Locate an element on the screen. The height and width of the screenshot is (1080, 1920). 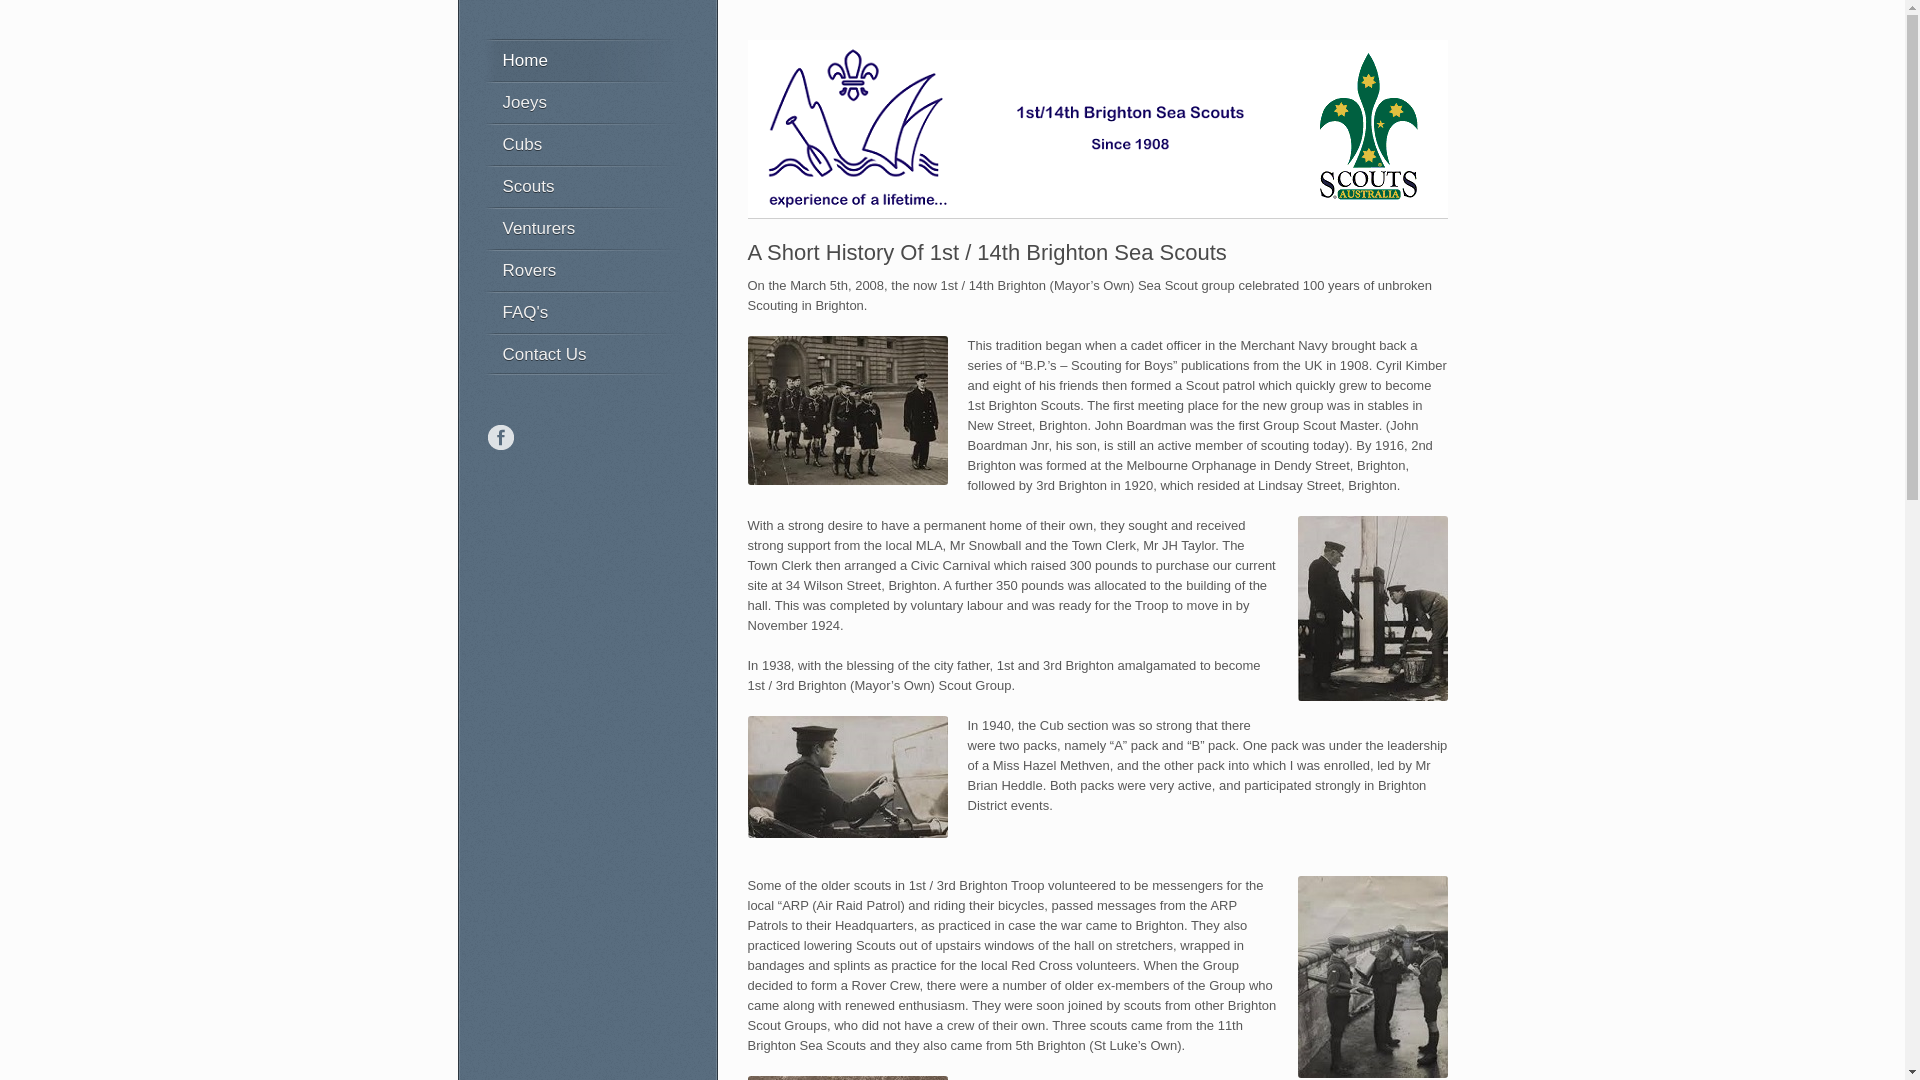
'Venturers' is located at coordinates (580, 226).